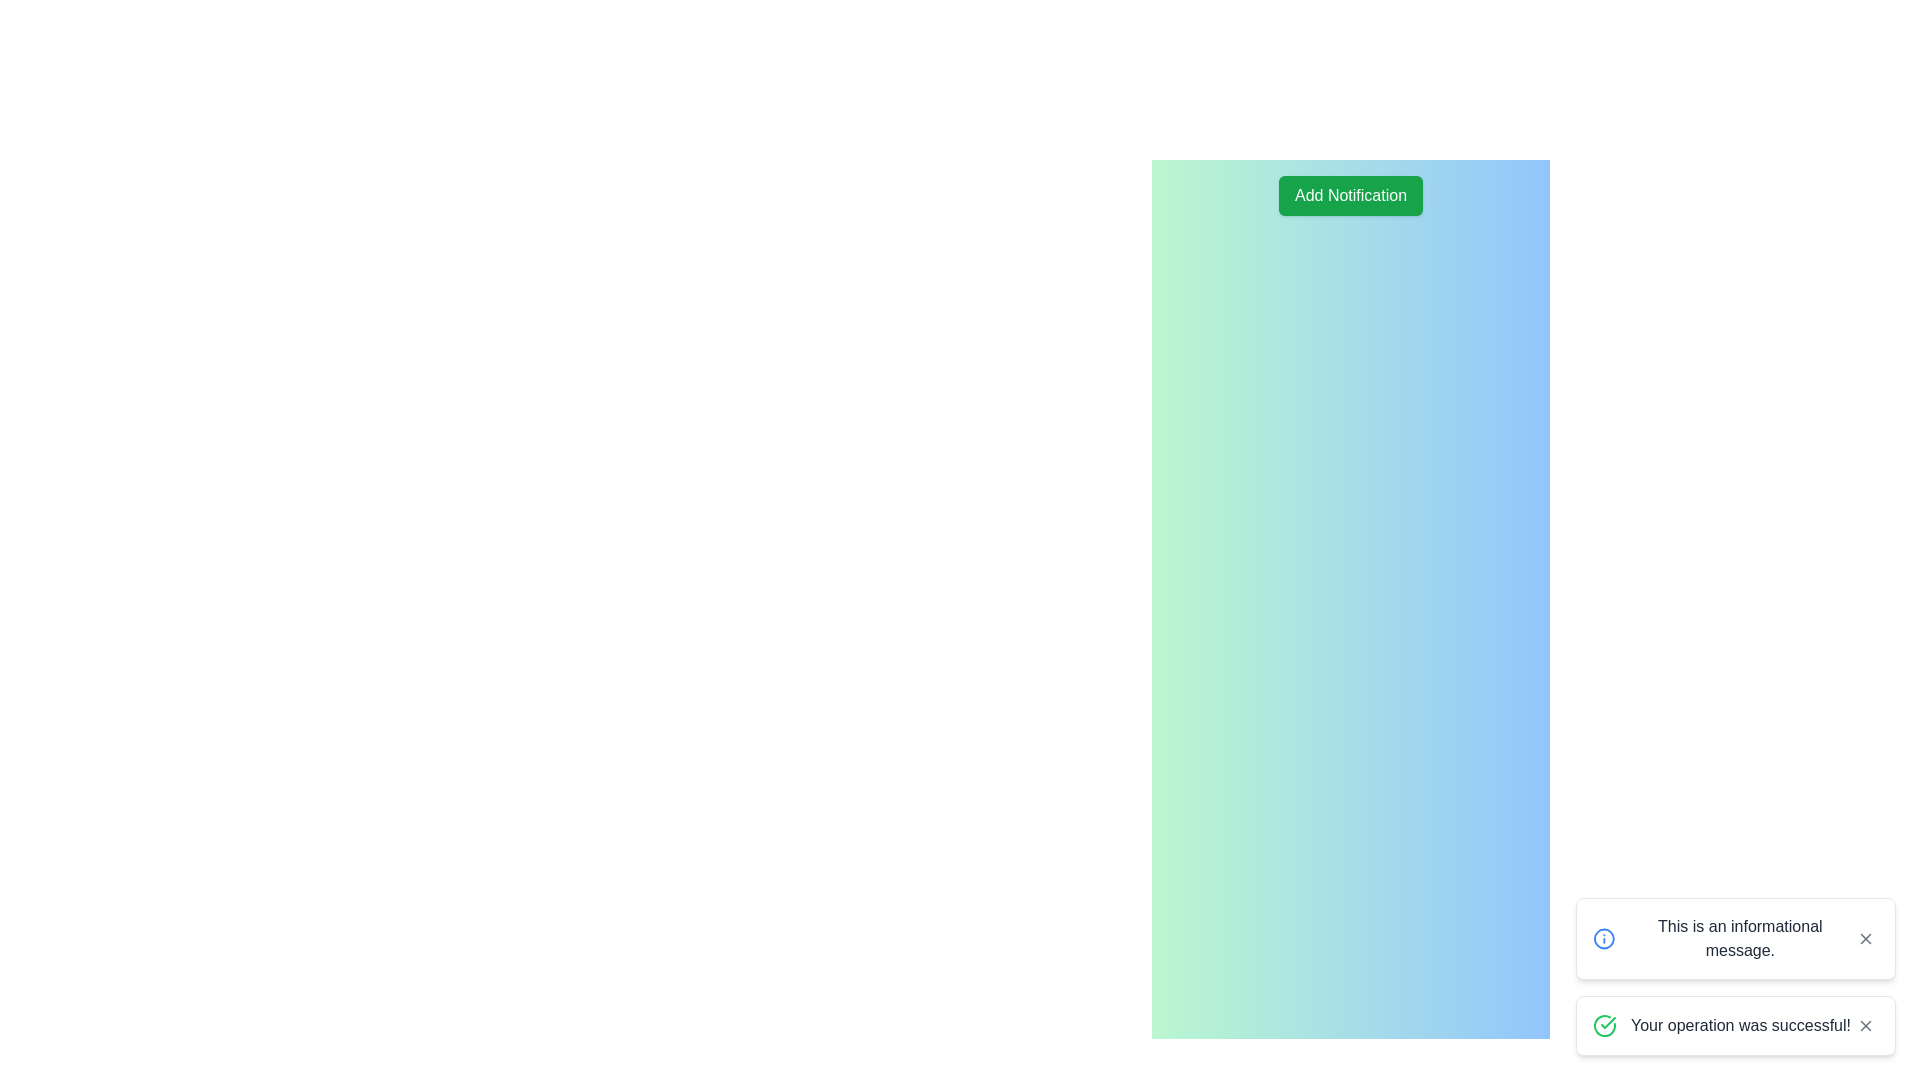 Image resolution: width=1920 pixels, height=1080 pixels. What do you see at coordinates (1604, 1026) in the screenshot?
I see `the success confirmation icon located in the notification card at the bottom-right of the interface, adjacent to the success message` at bounding box center [1604, 1026].